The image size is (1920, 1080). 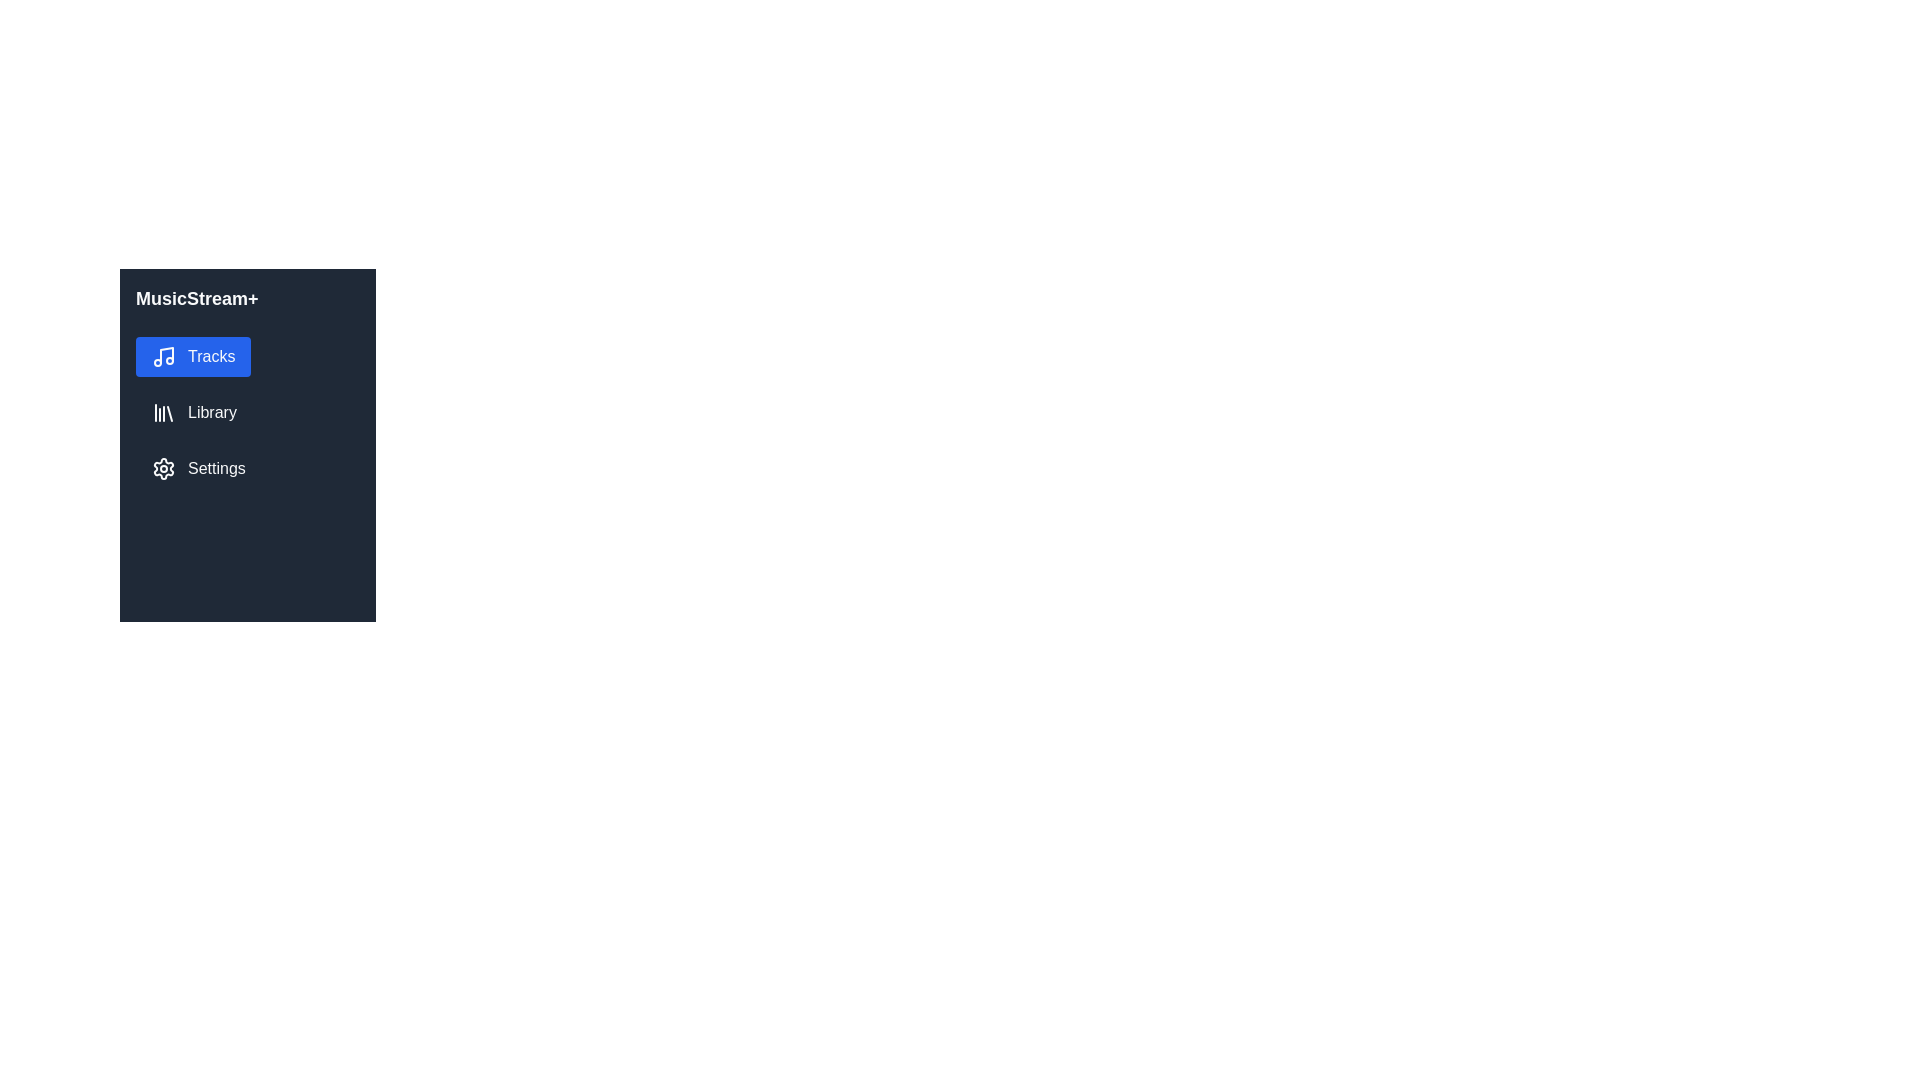 I want to click on the vertical bar icon representing a library, which is styled with a white stroke on a dark background and located to the left of the 'Library' label in the left sidebar menu, so click(x=163, y=411).